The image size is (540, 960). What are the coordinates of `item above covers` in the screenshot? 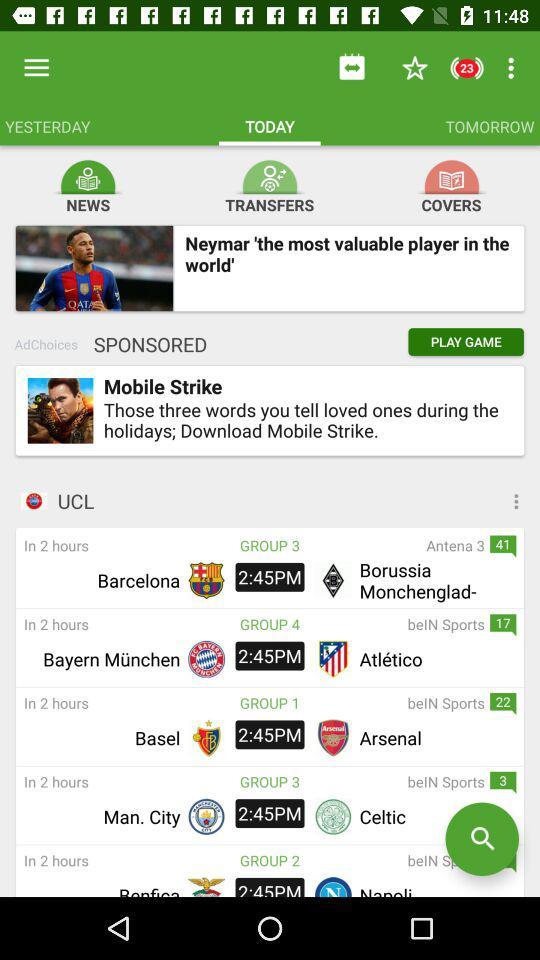 It's located at (451, 177).